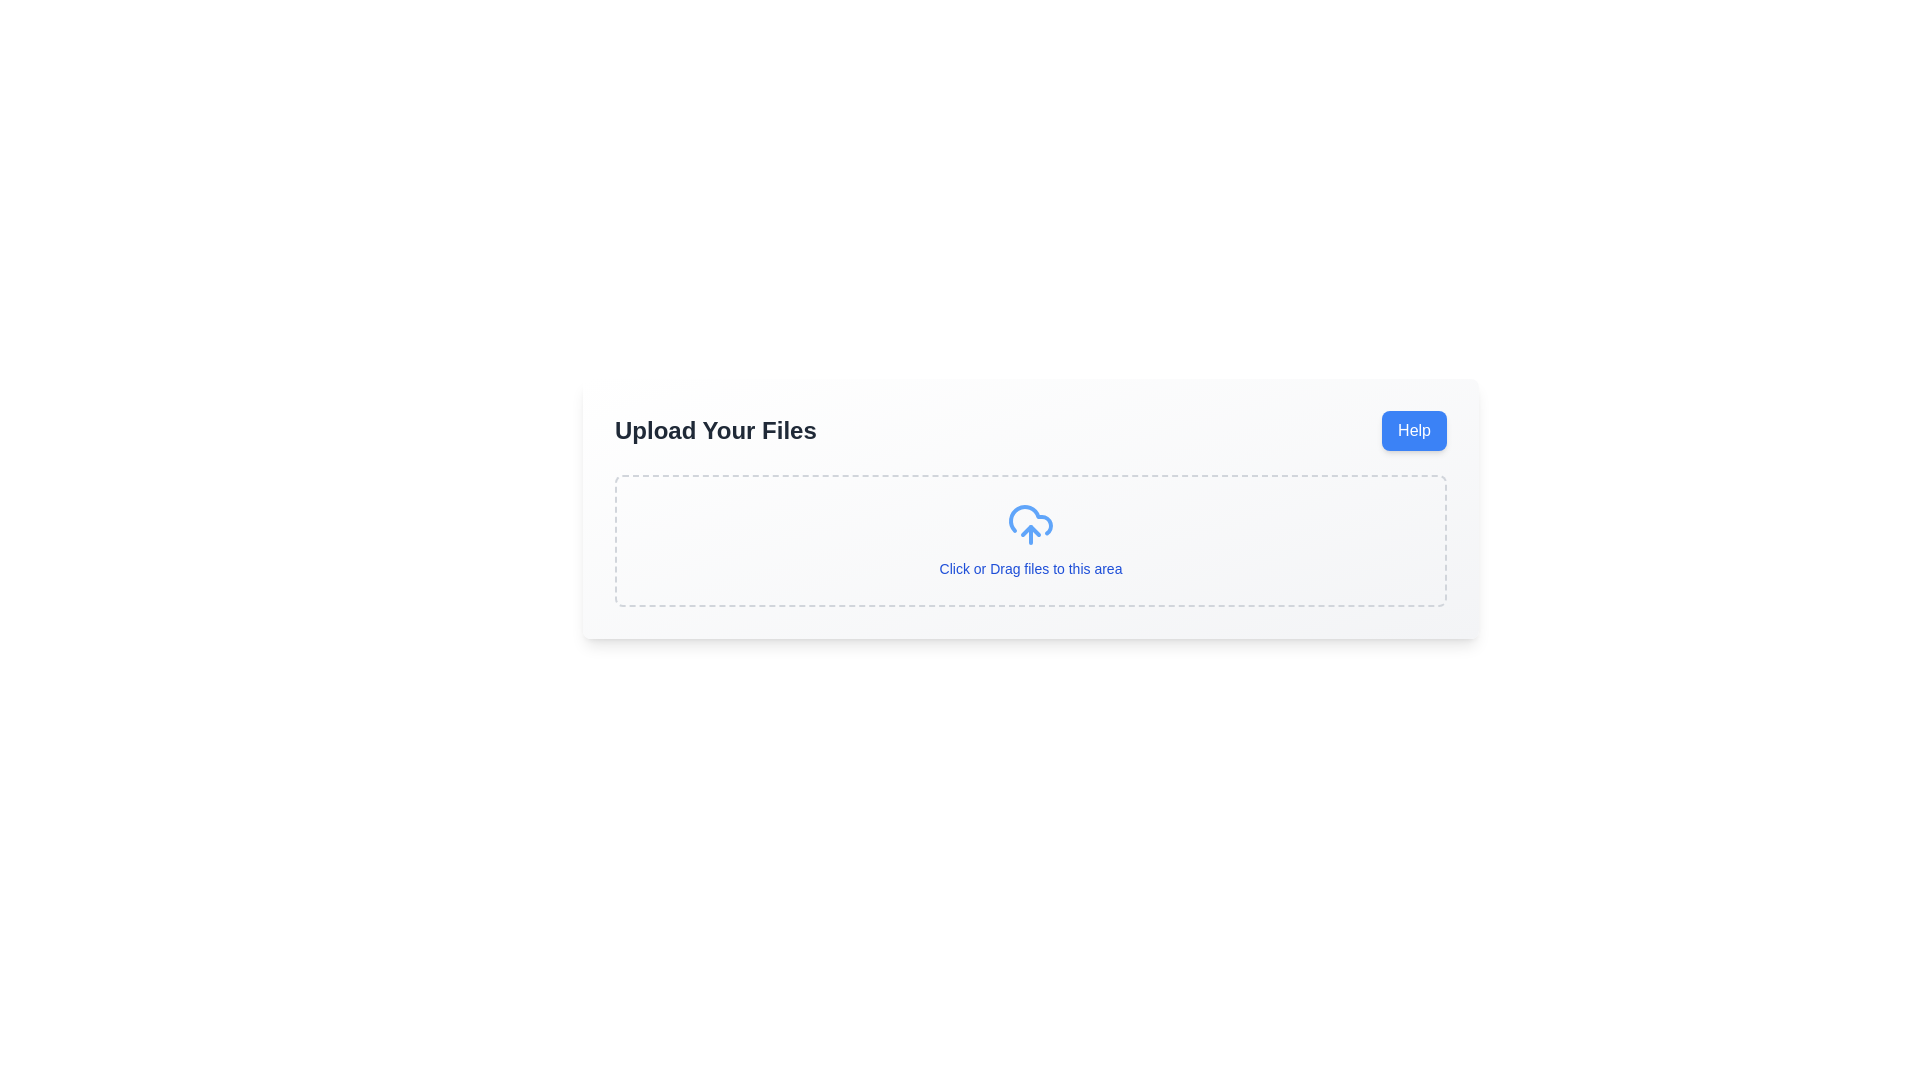 Image resolution: width=1920 pixels, height=1080 pixels. I want to click on the File upload area, which is a rectangular area with a dashed border, rounded corners, and a blue cloud upload icon in the center, along with the text 'Click or Drag files to this area' below the icon, so click(1031, 540).